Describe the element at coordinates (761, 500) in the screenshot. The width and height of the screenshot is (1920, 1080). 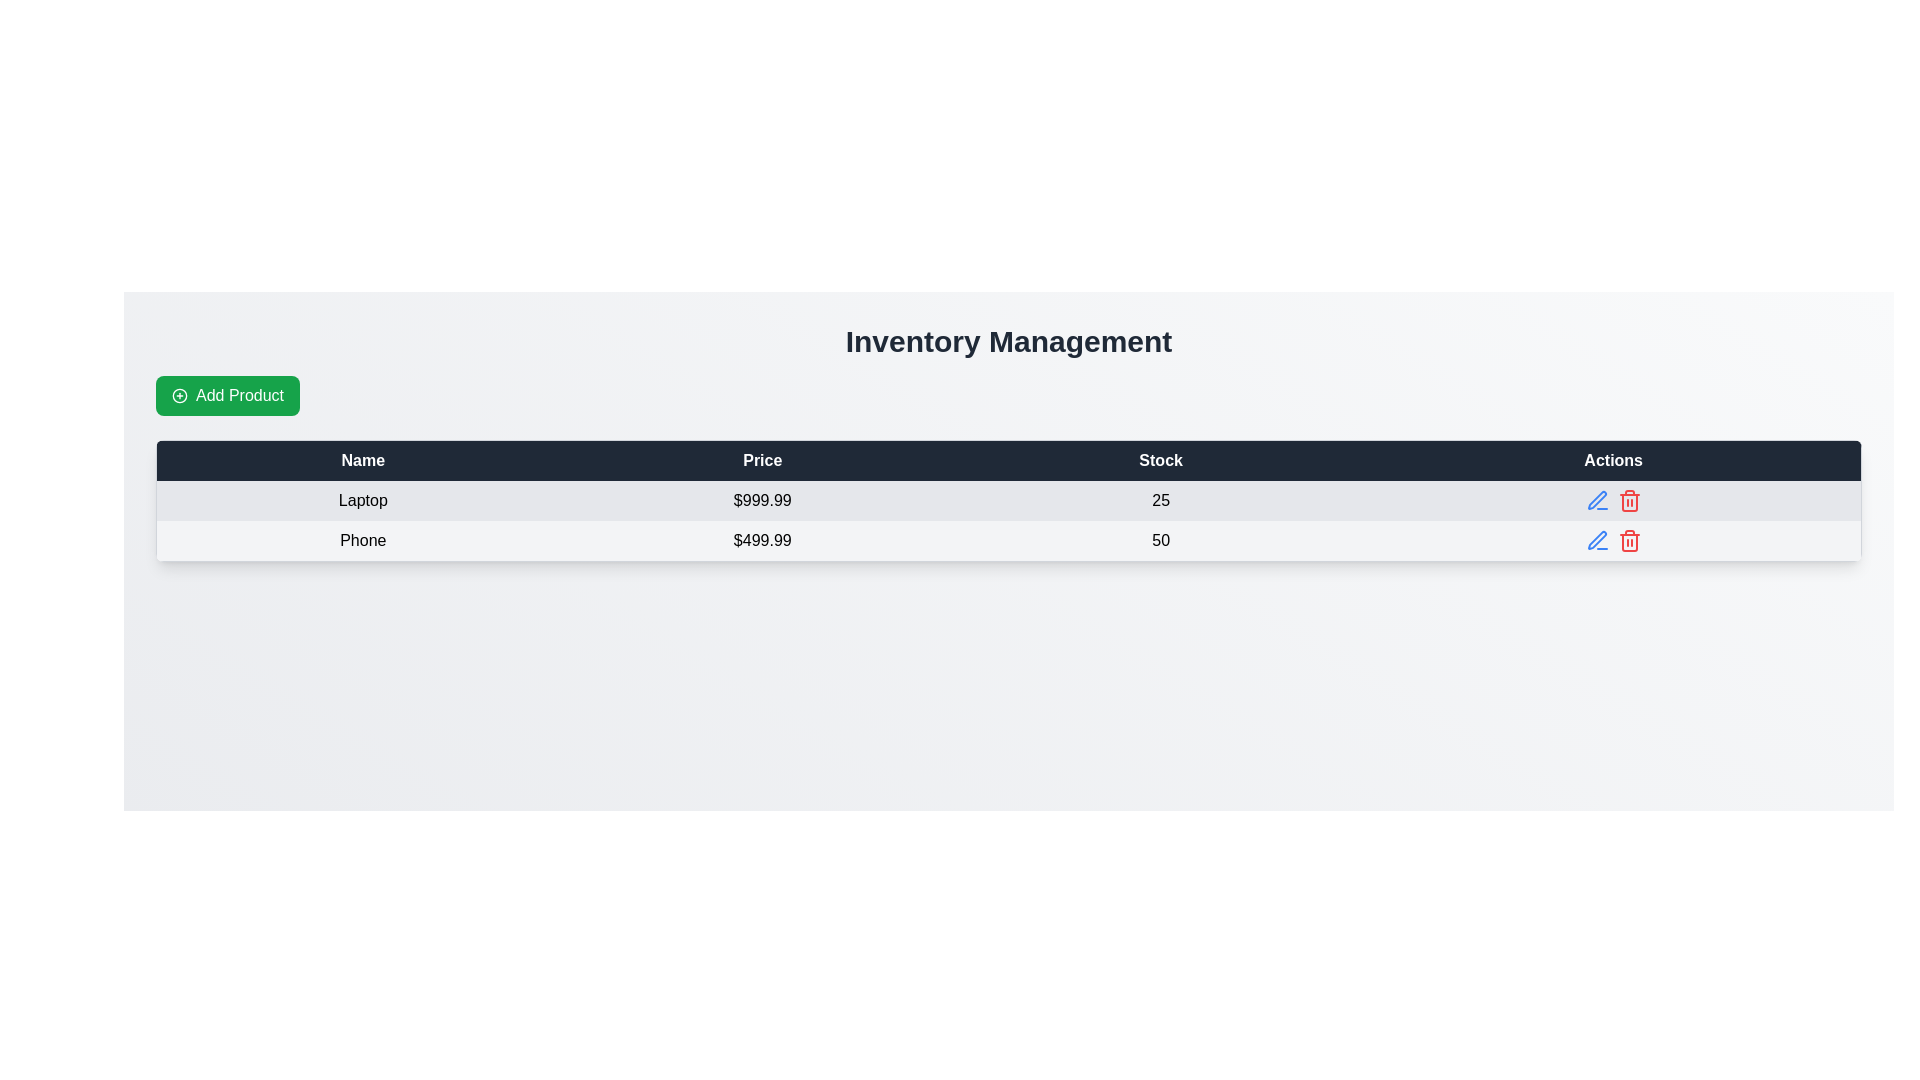
I see `the price display of '$999.99' in the 'Price' column of the 'Inventory Management' table` at that location.